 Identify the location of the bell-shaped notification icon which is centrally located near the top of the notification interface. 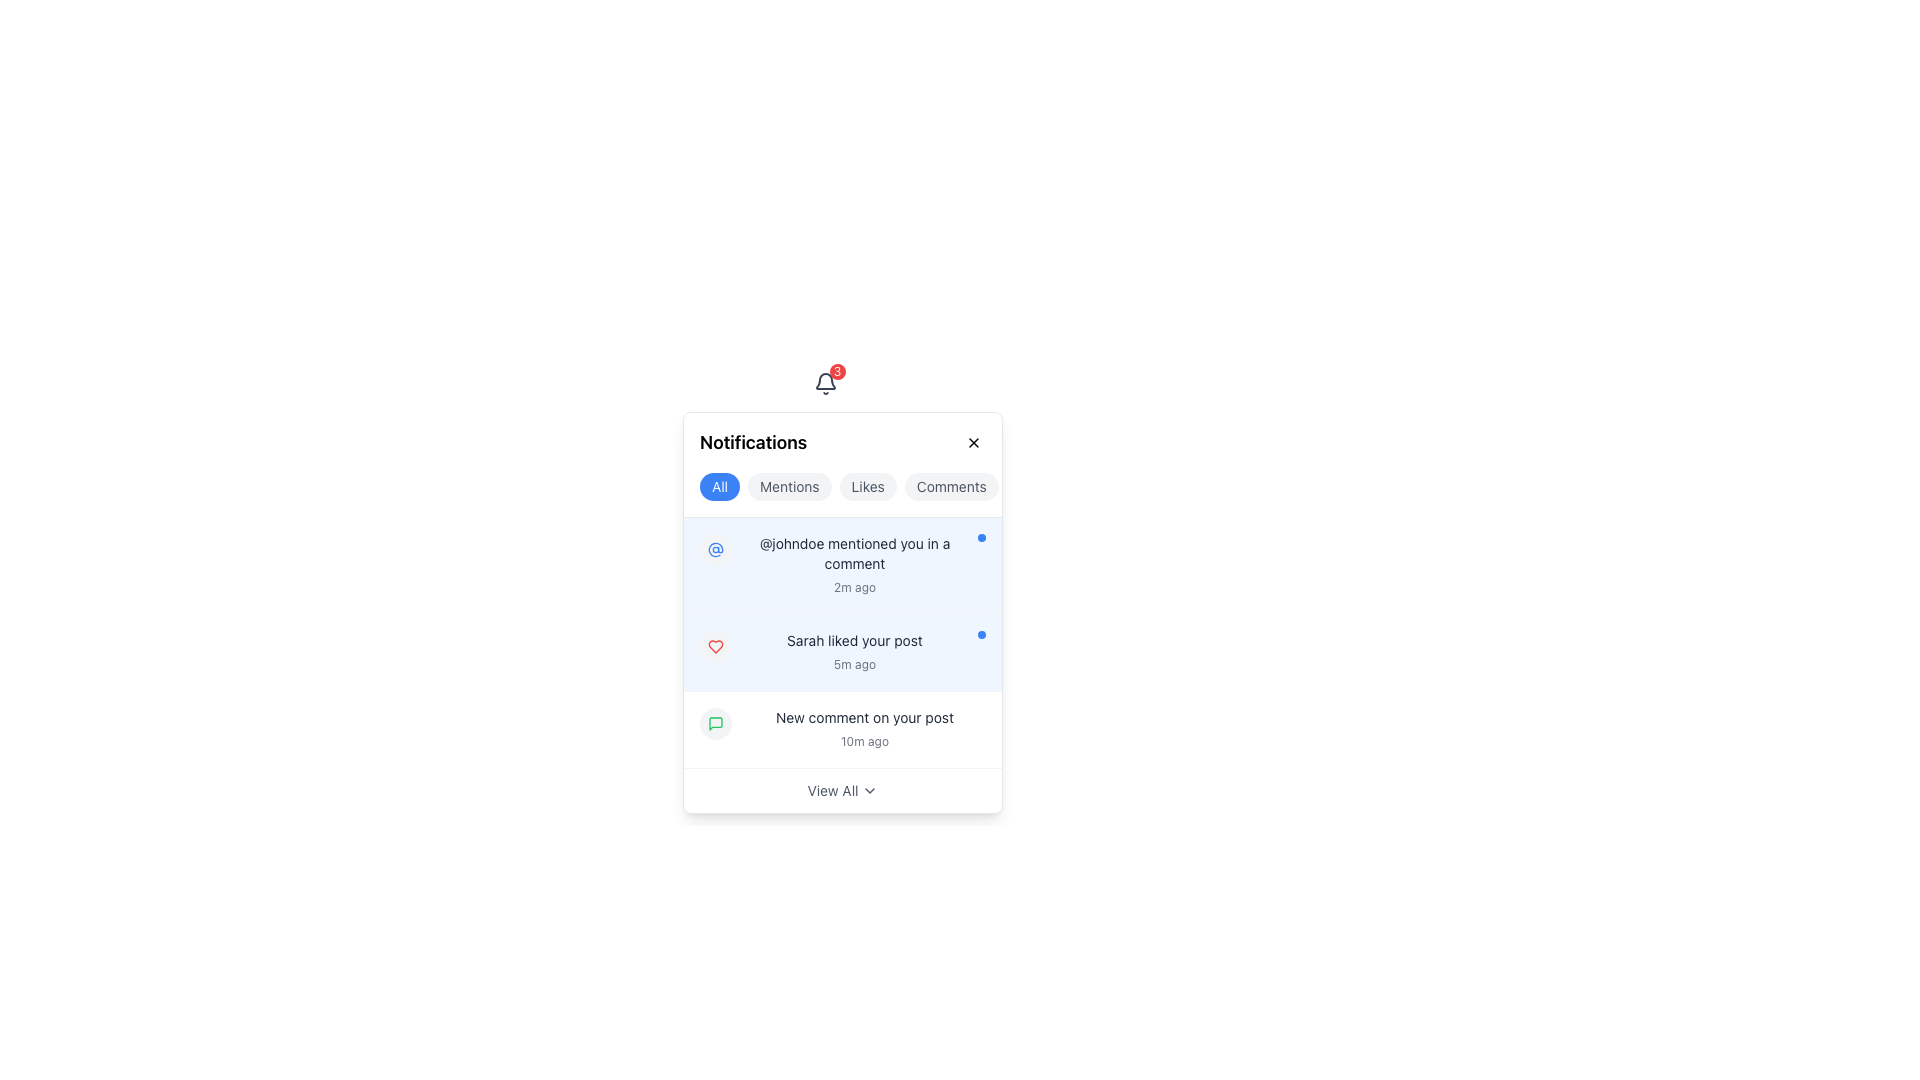
(825, 381).